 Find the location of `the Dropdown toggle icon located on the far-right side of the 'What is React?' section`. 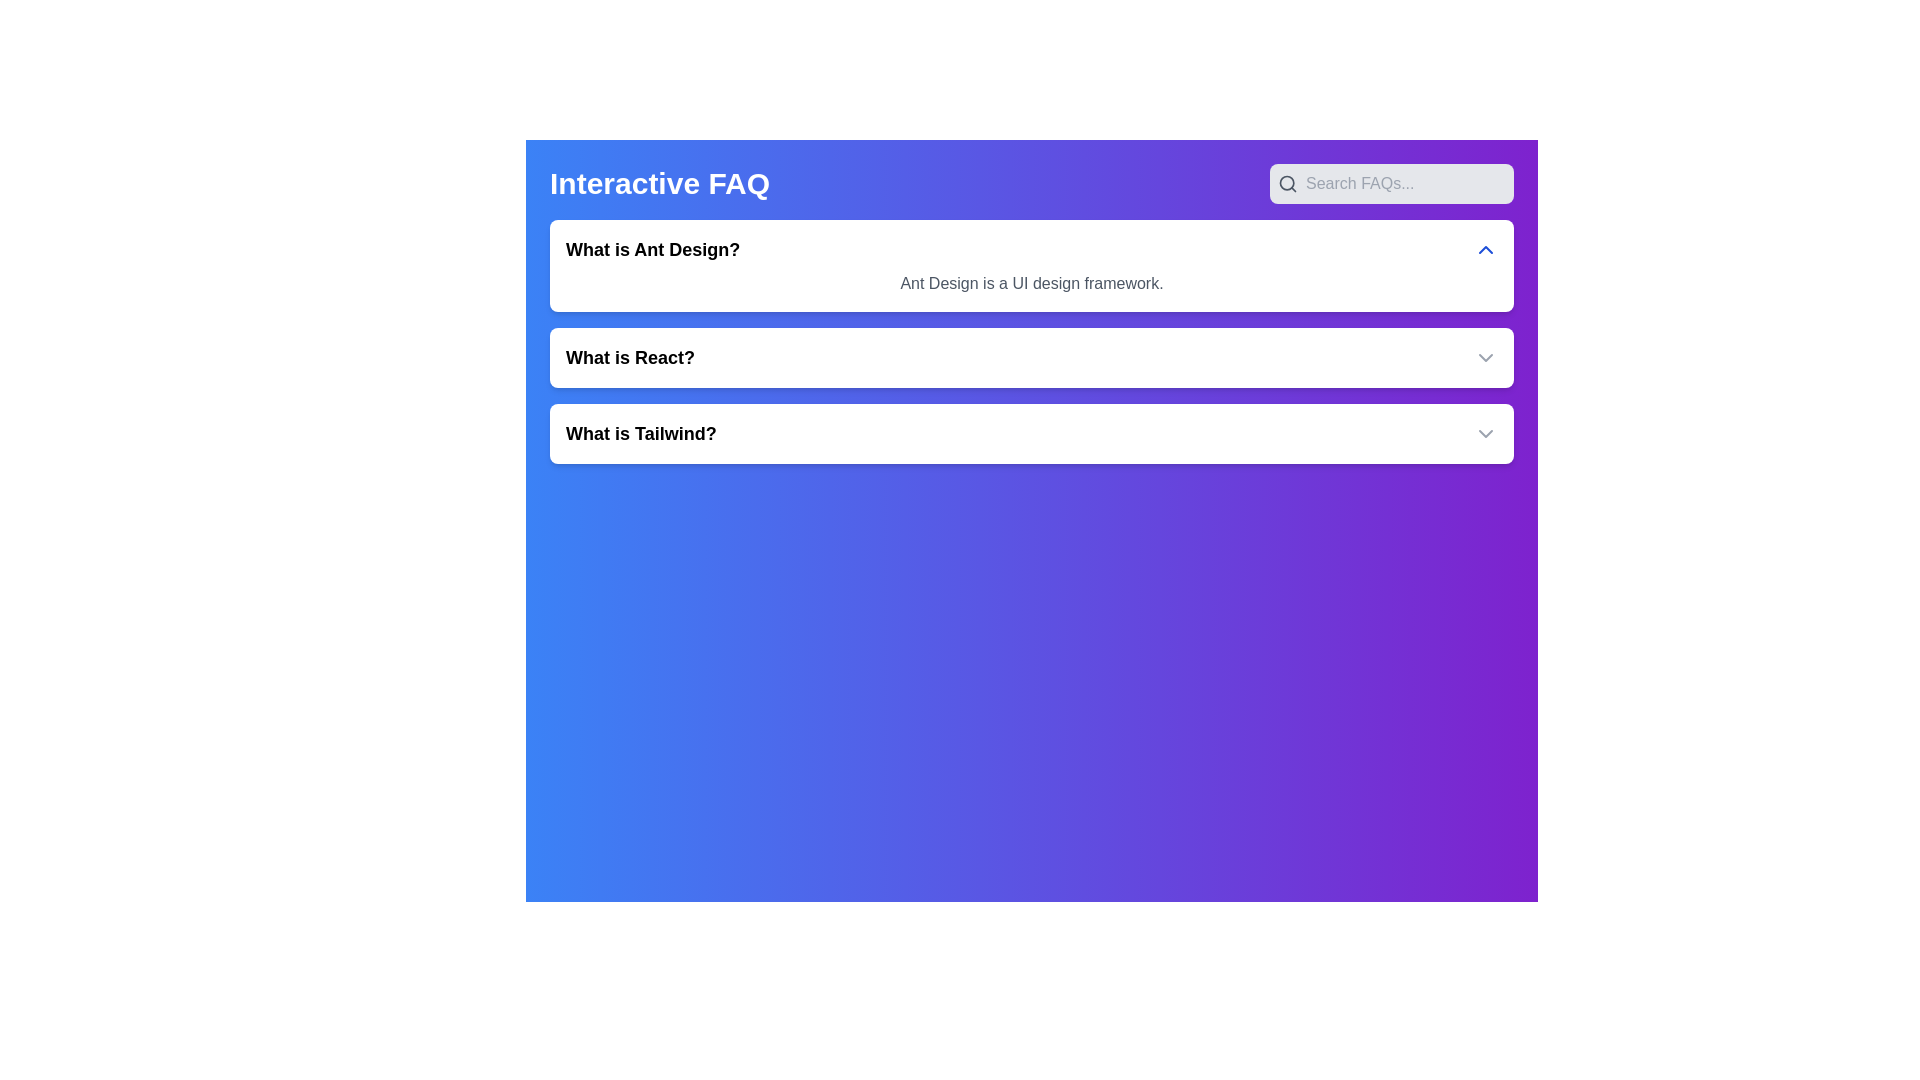

the Dropdown toggle icon located on the far-right side of the 'What is React?' section is located at coordinates (1486, 357).